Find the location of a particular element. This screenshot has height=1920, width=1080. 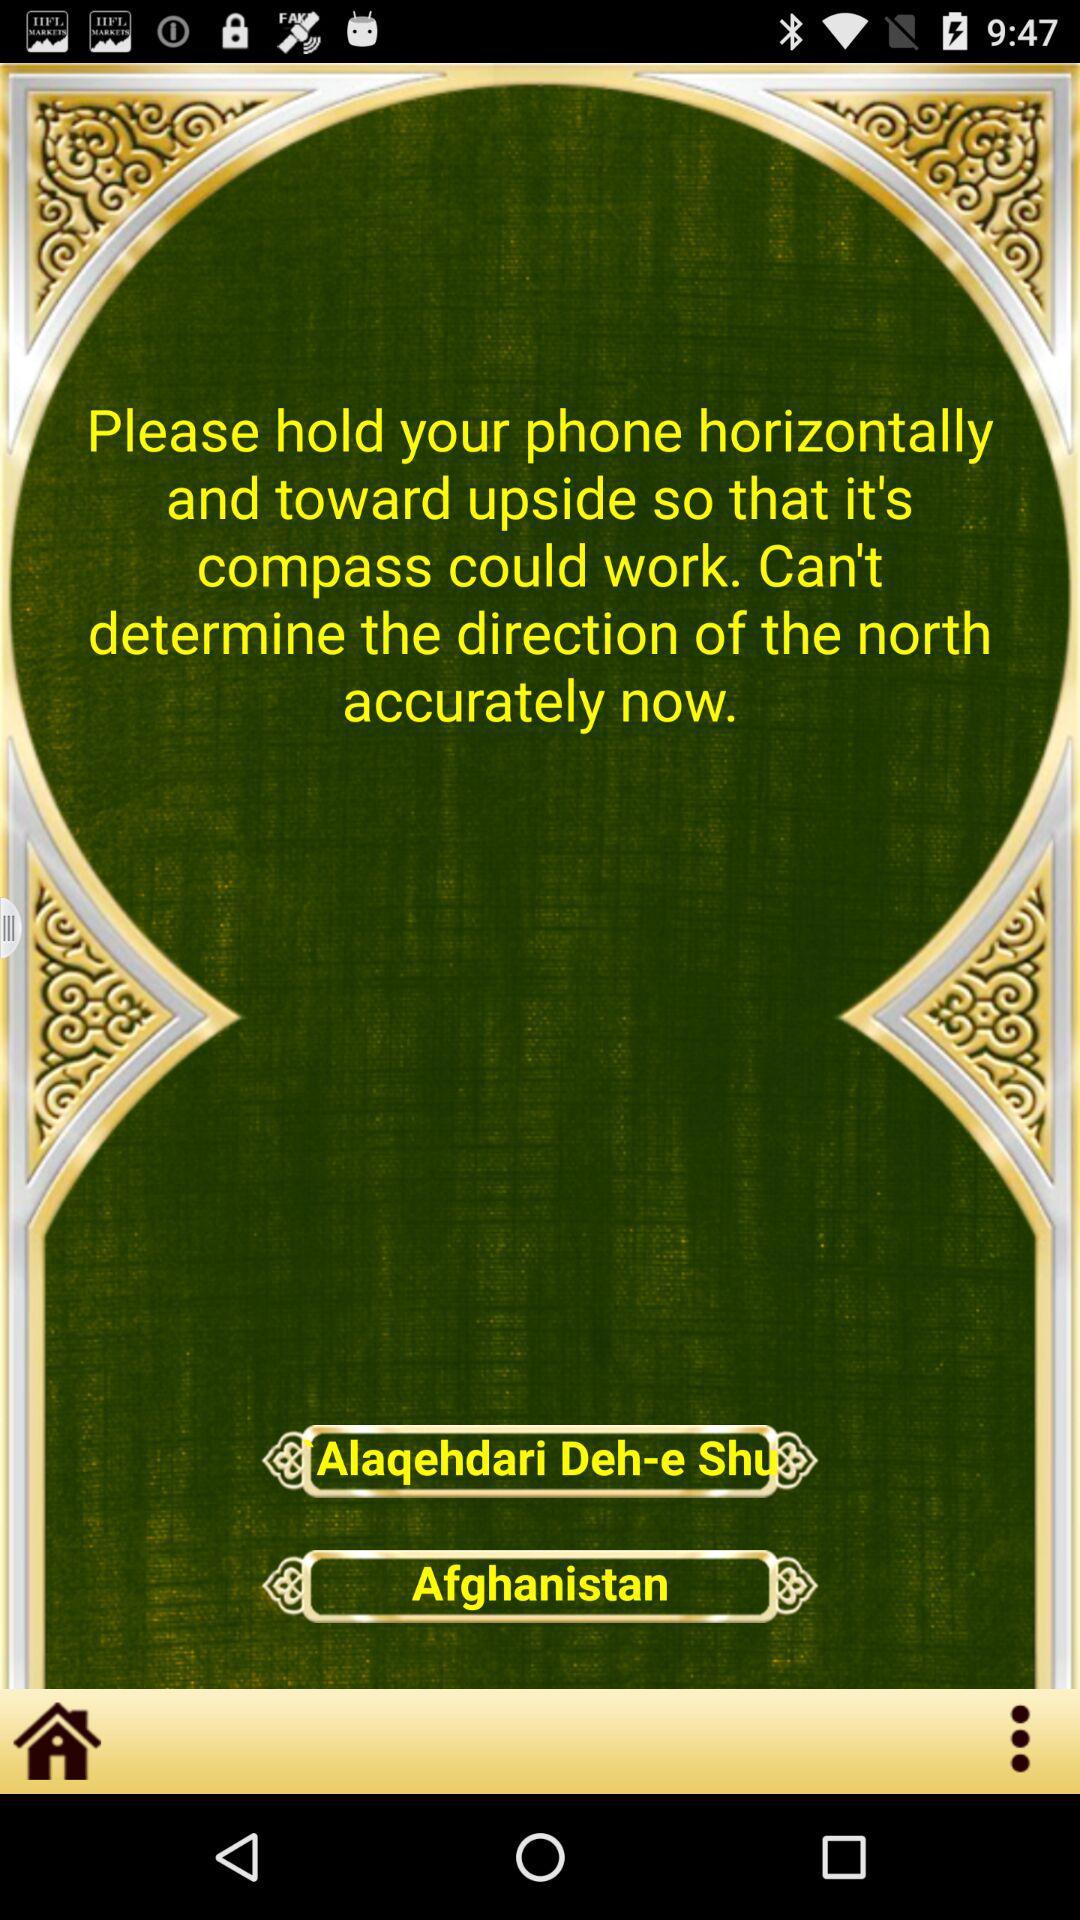

menu page is located at coordinates (23, 927).